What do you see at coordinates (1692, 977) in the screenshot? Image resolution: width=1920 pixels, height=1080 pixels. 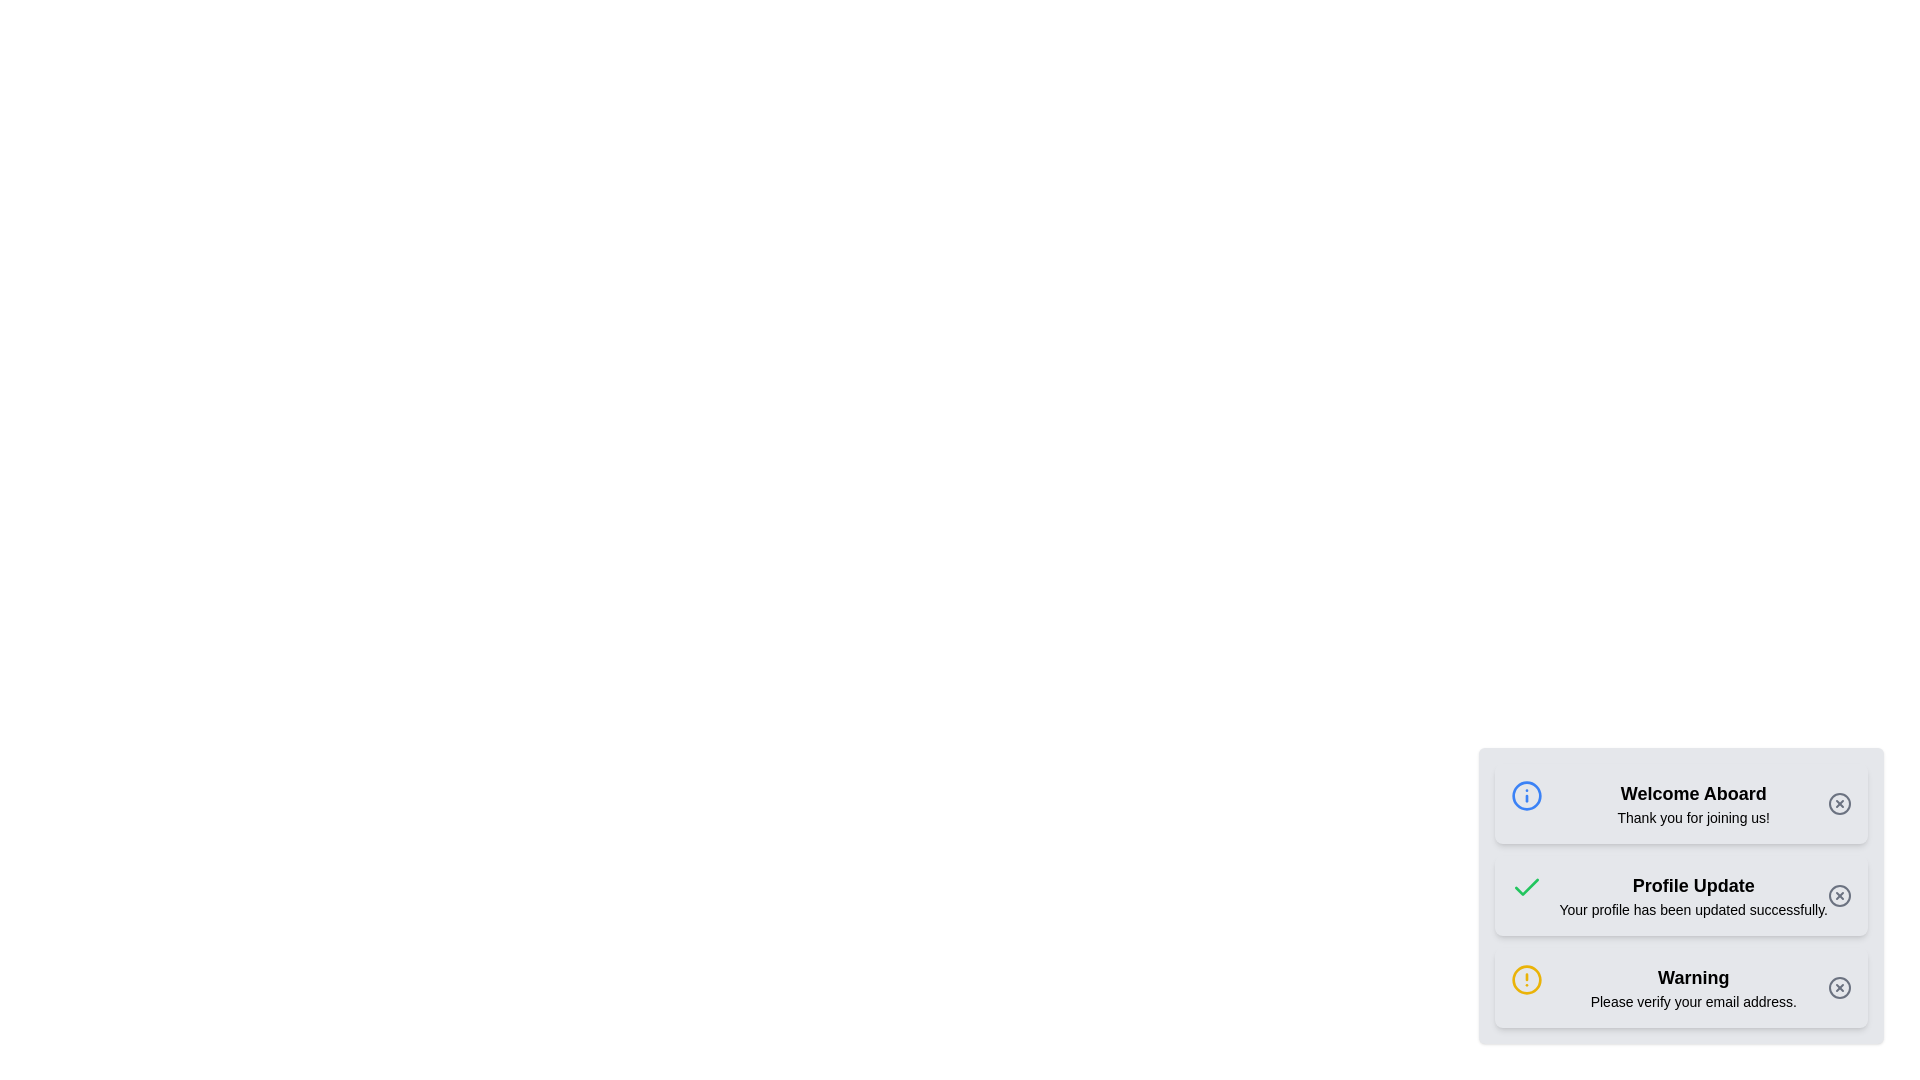 I see `the notification title text label located in the third notification box, positioned above the smaller text 'Please verify your email address.'` at bounding box center [1692, 977].